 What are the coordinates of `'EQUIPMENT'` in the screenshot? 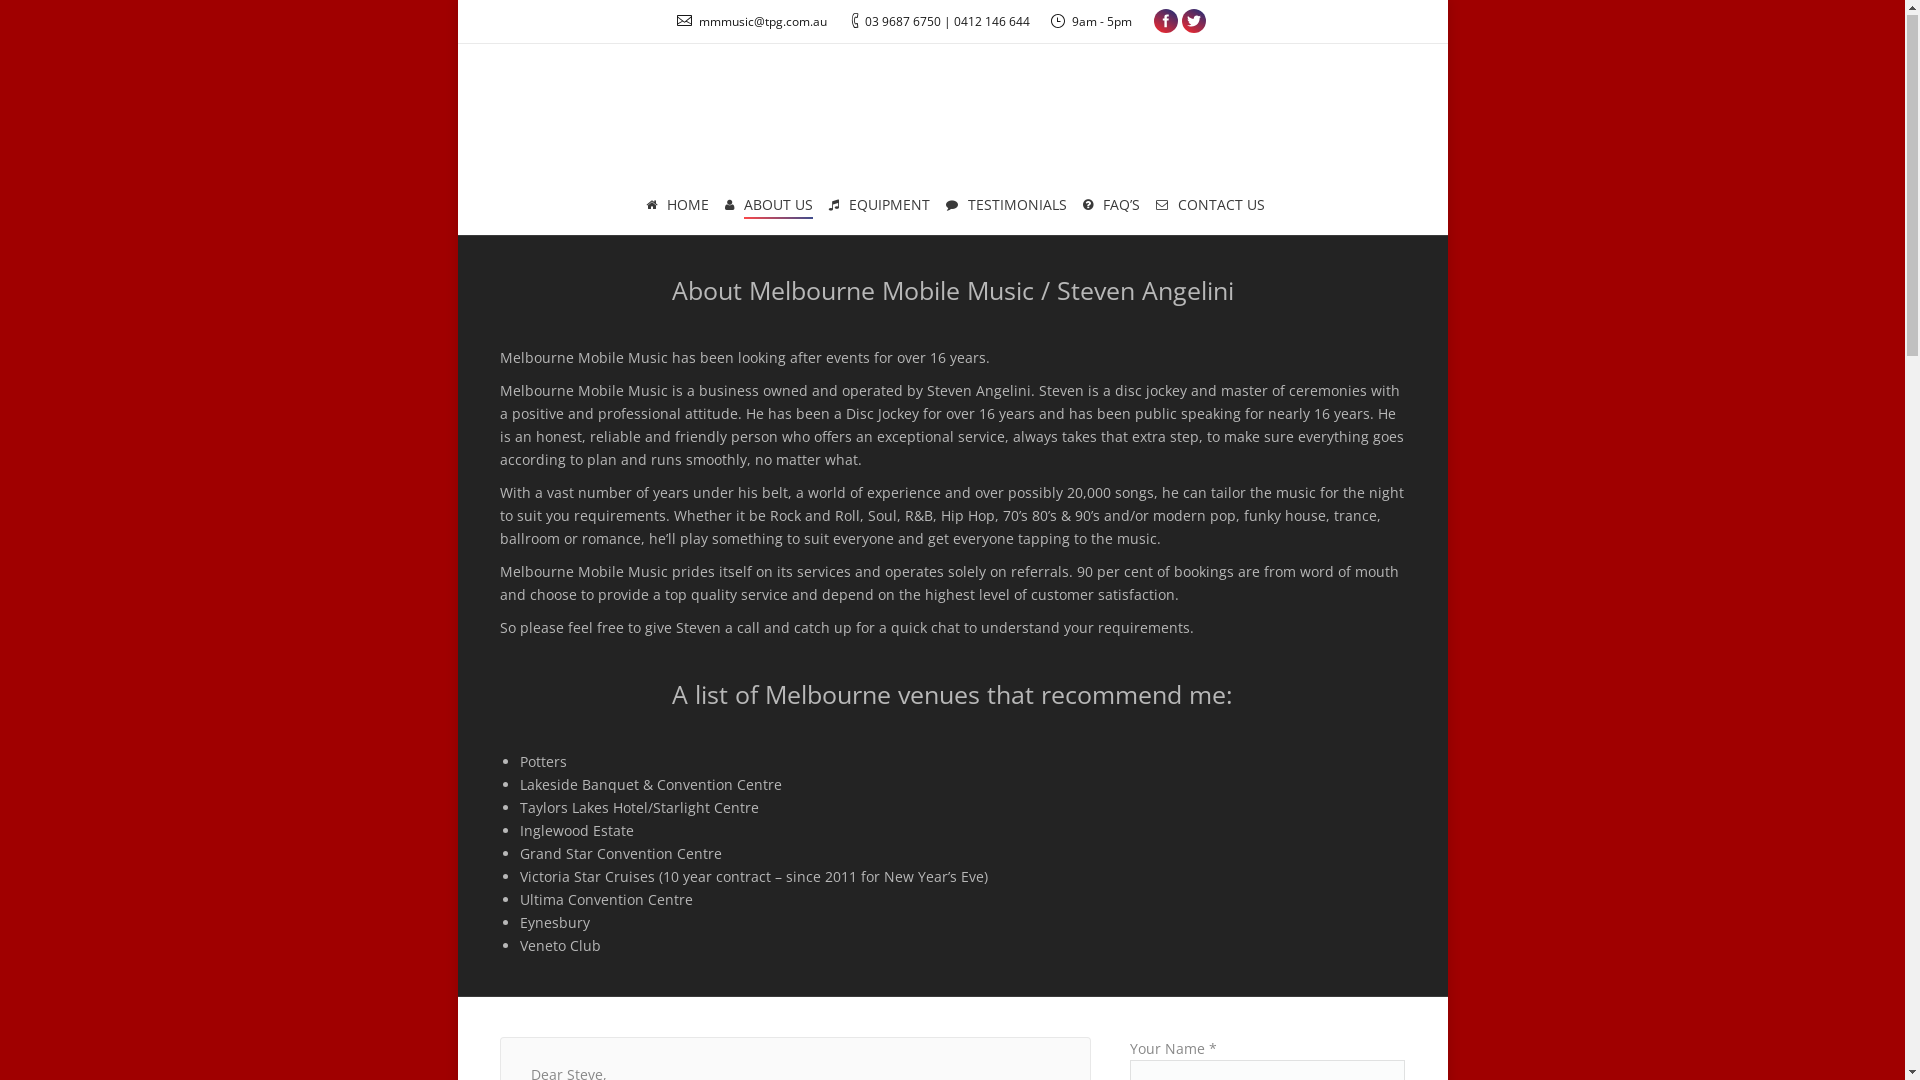 It's located at (879, 207).